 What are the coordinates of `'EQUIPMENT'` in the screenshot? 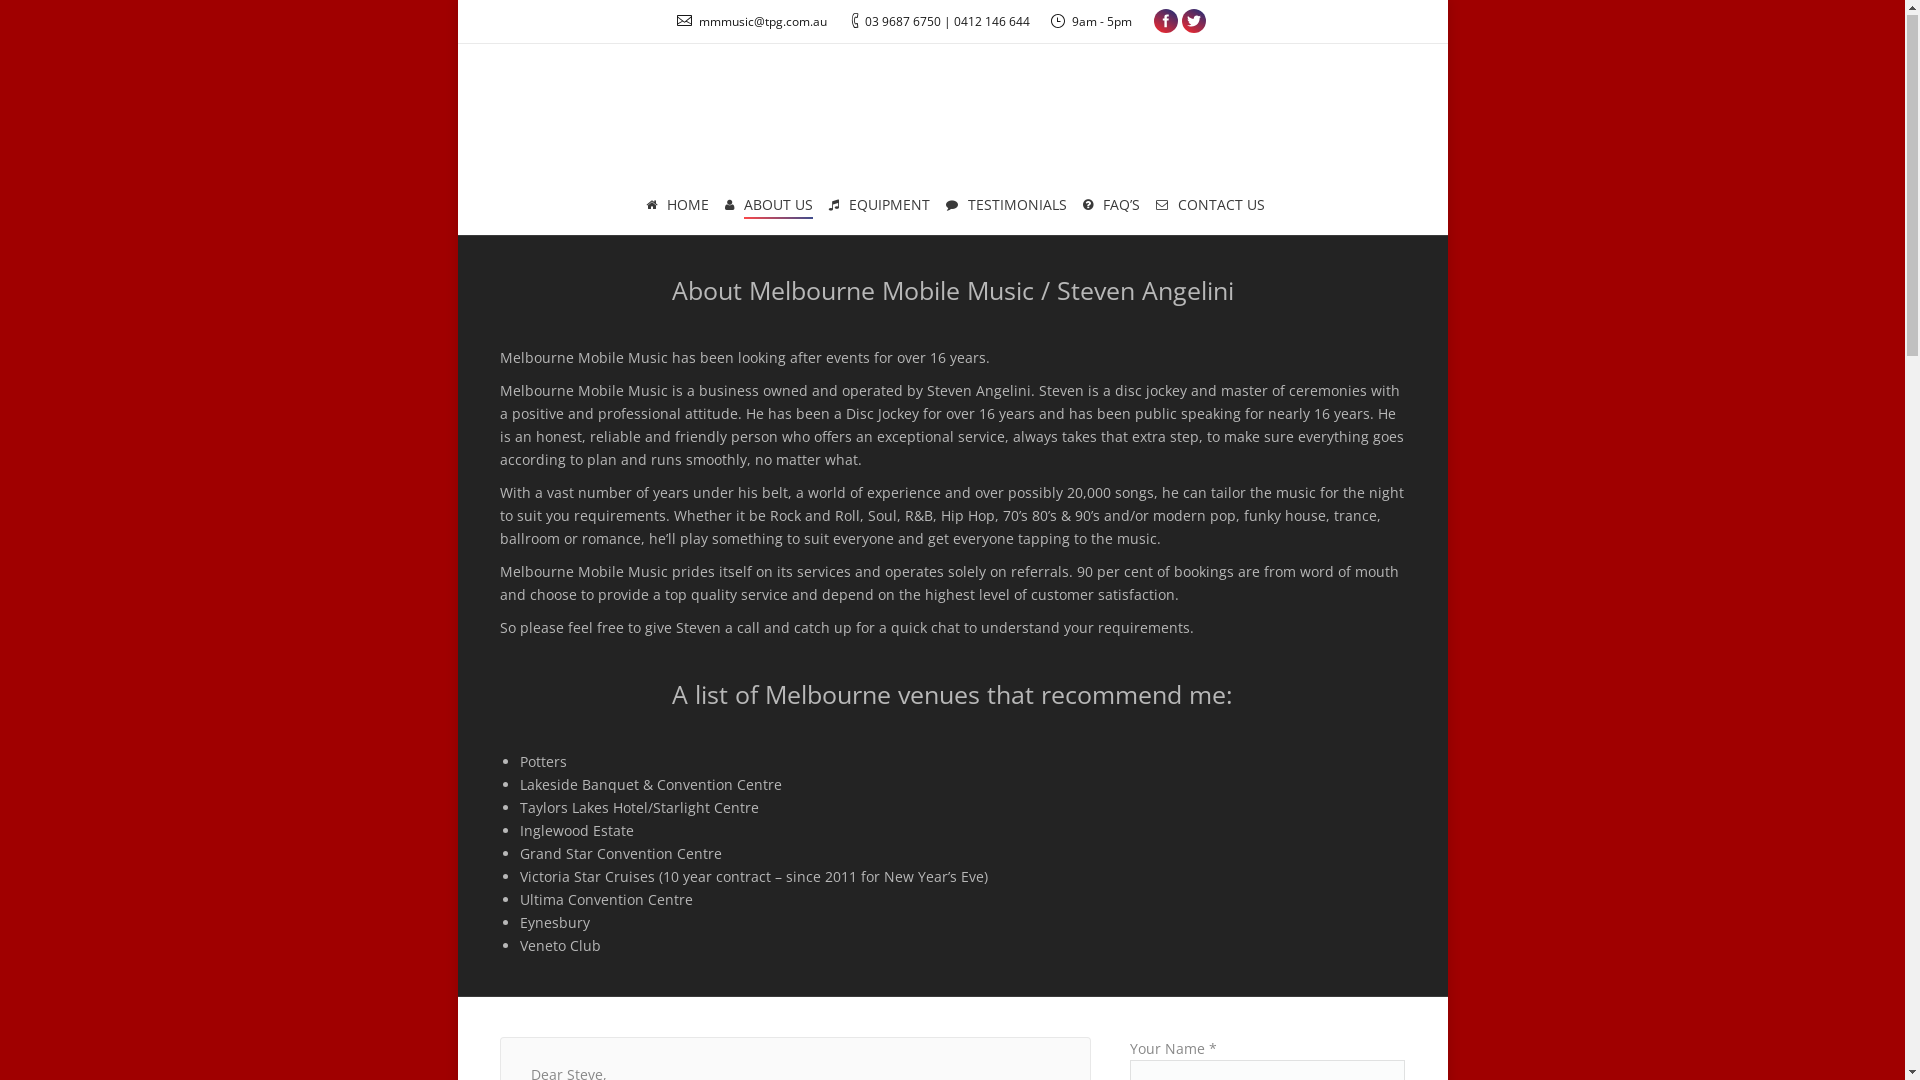 It's located at (879, 207).